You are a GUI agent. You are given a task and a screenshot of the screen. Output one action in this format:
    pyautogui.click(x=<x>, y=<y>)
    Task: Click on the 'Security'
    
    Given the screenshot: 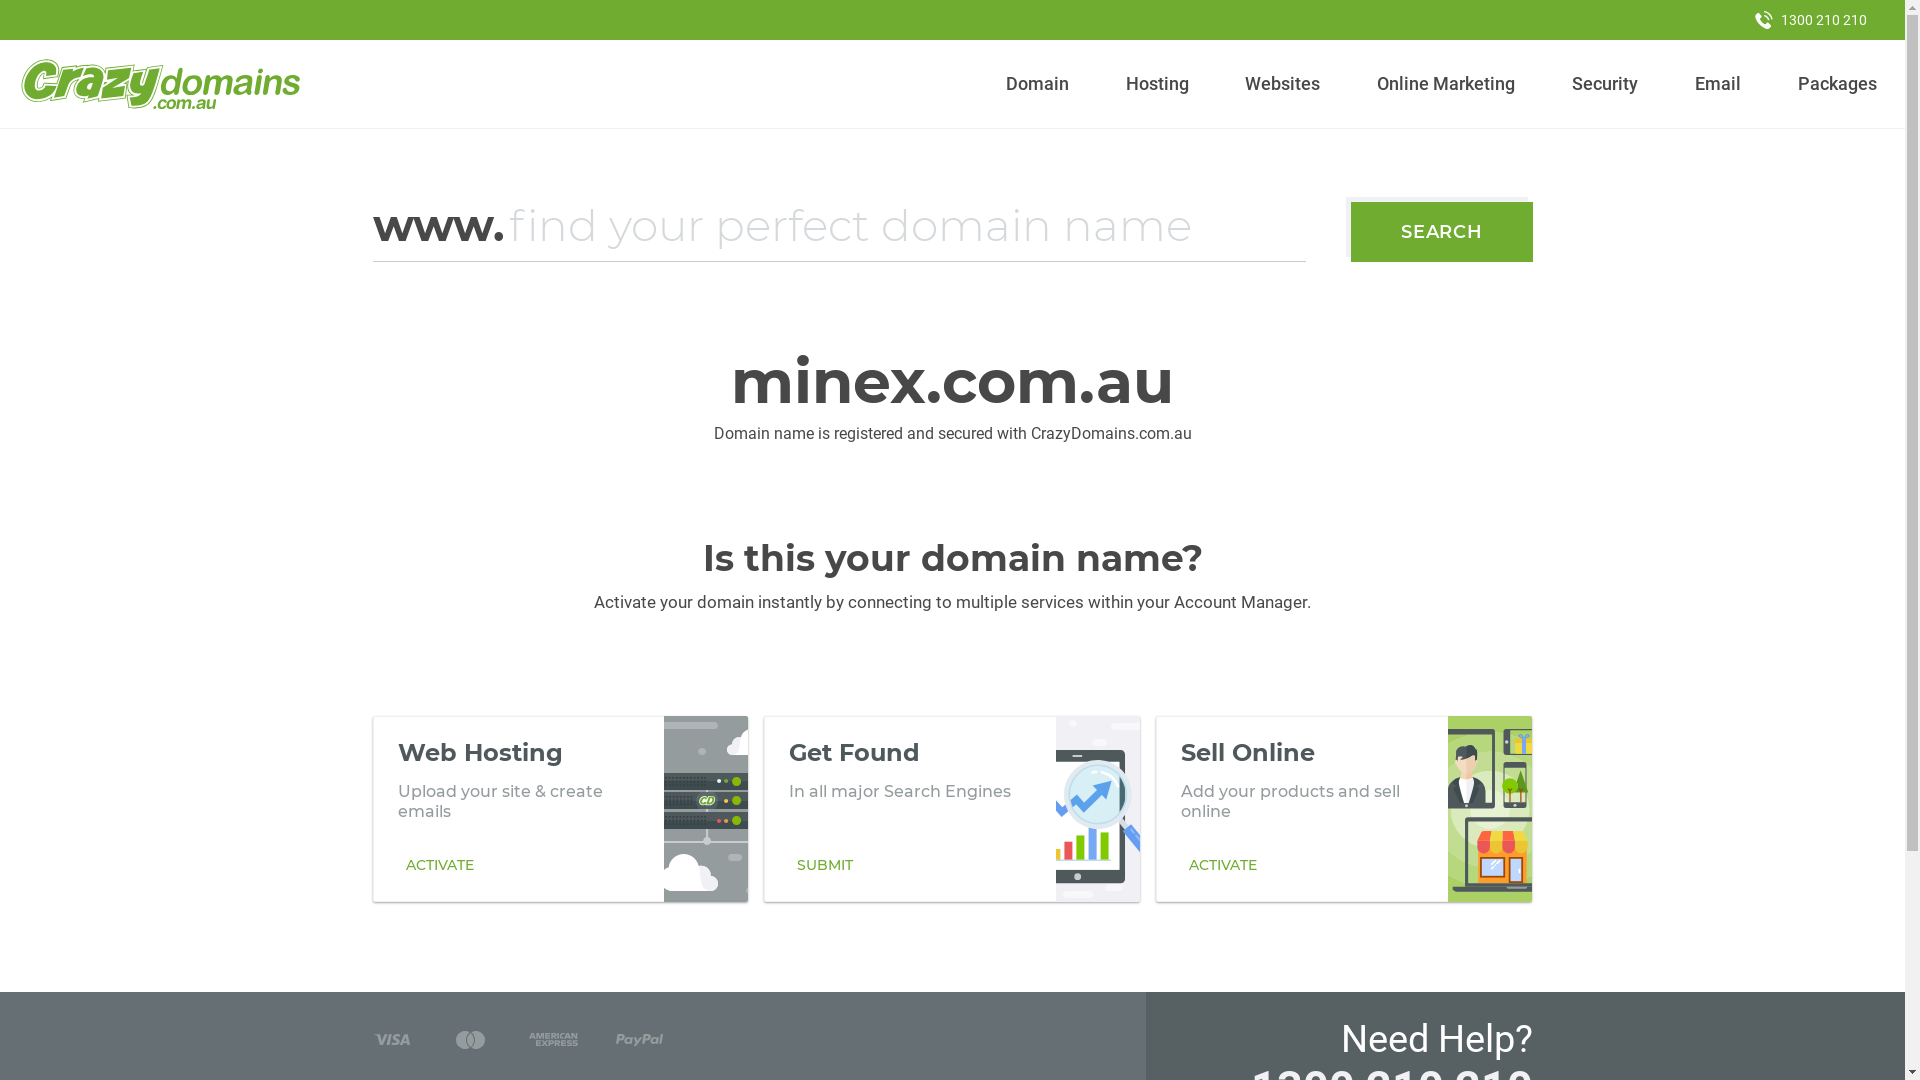 What is the action you would take?
    pyautogui.click(x=1605, y=83)
    